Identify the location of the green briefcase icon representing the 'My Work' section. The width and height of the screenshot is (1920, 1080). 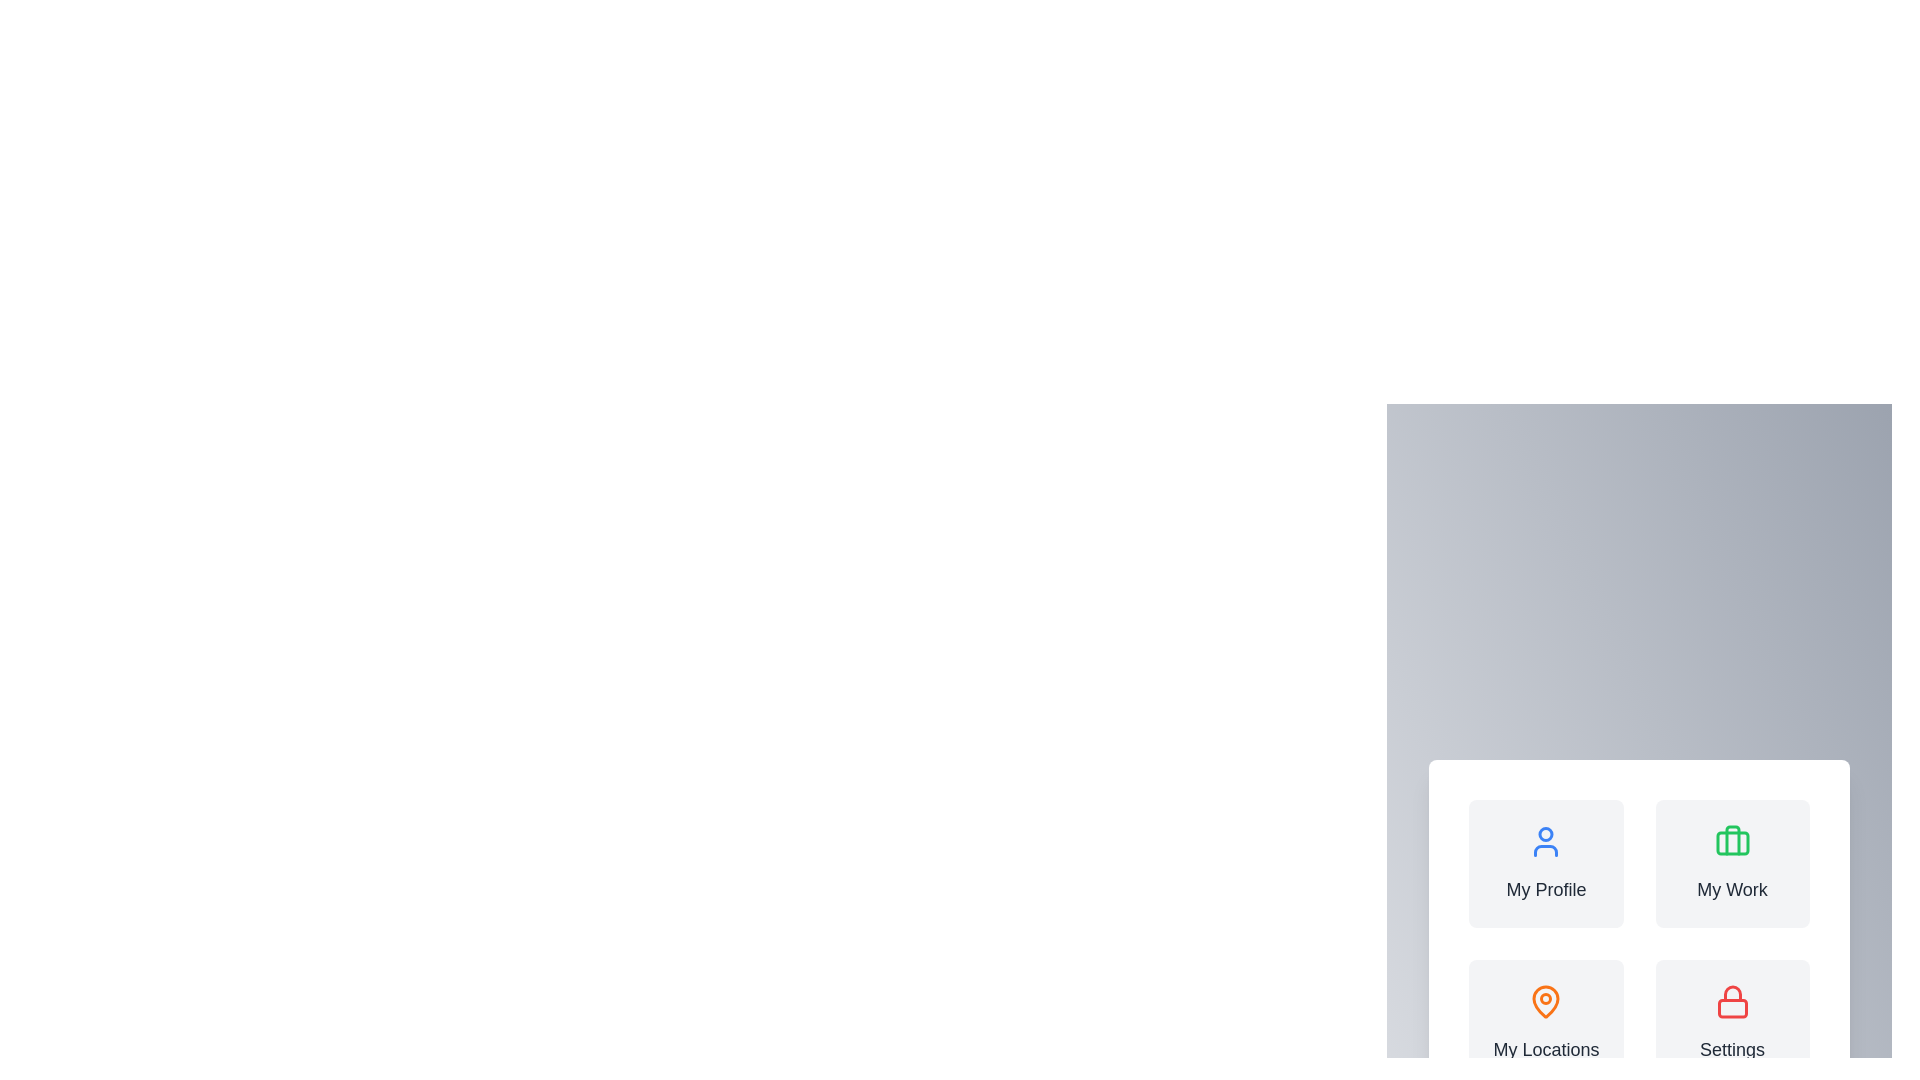
(1731, 841).